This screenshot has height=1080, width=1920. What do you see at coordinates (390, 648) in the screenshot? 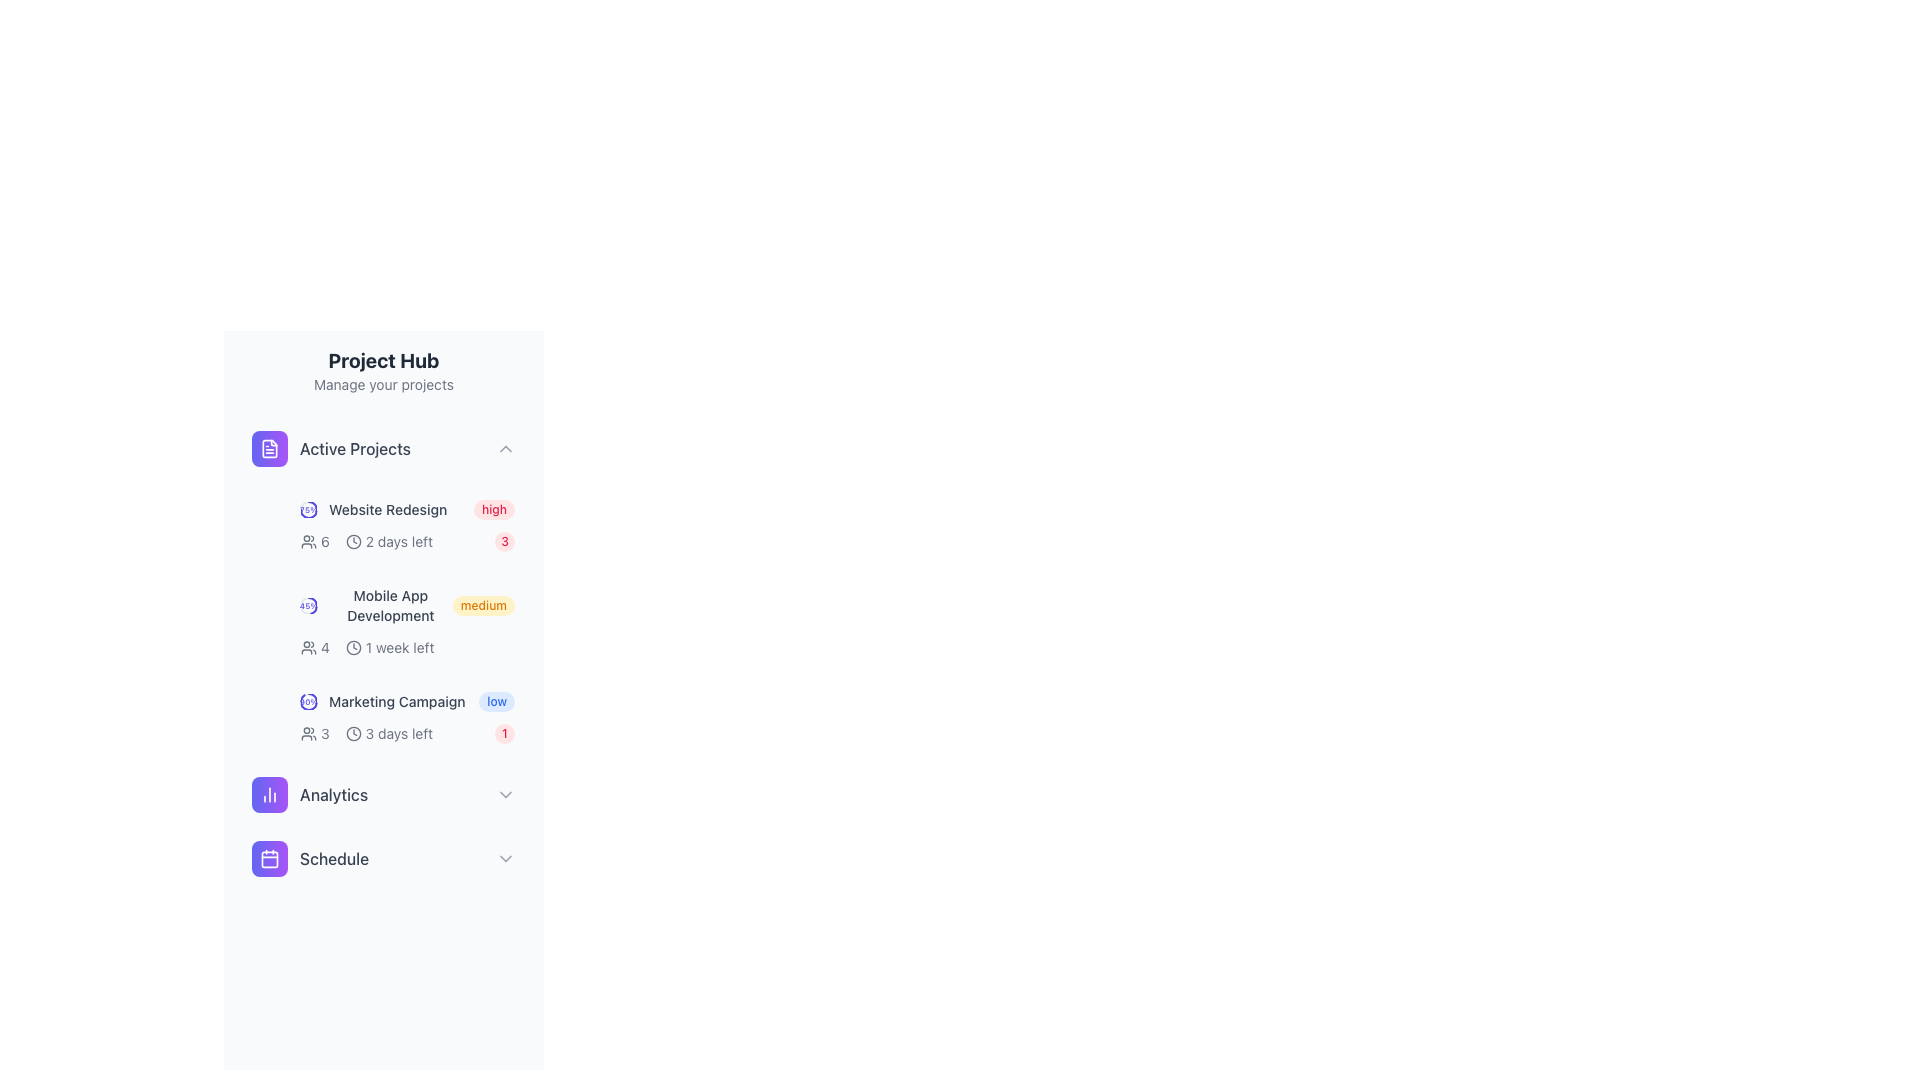
I see `the UI label displaying '1 week left' with a clock icon, which is located in the 'Mobile App Development' project section` at bounding box center [390, 648].